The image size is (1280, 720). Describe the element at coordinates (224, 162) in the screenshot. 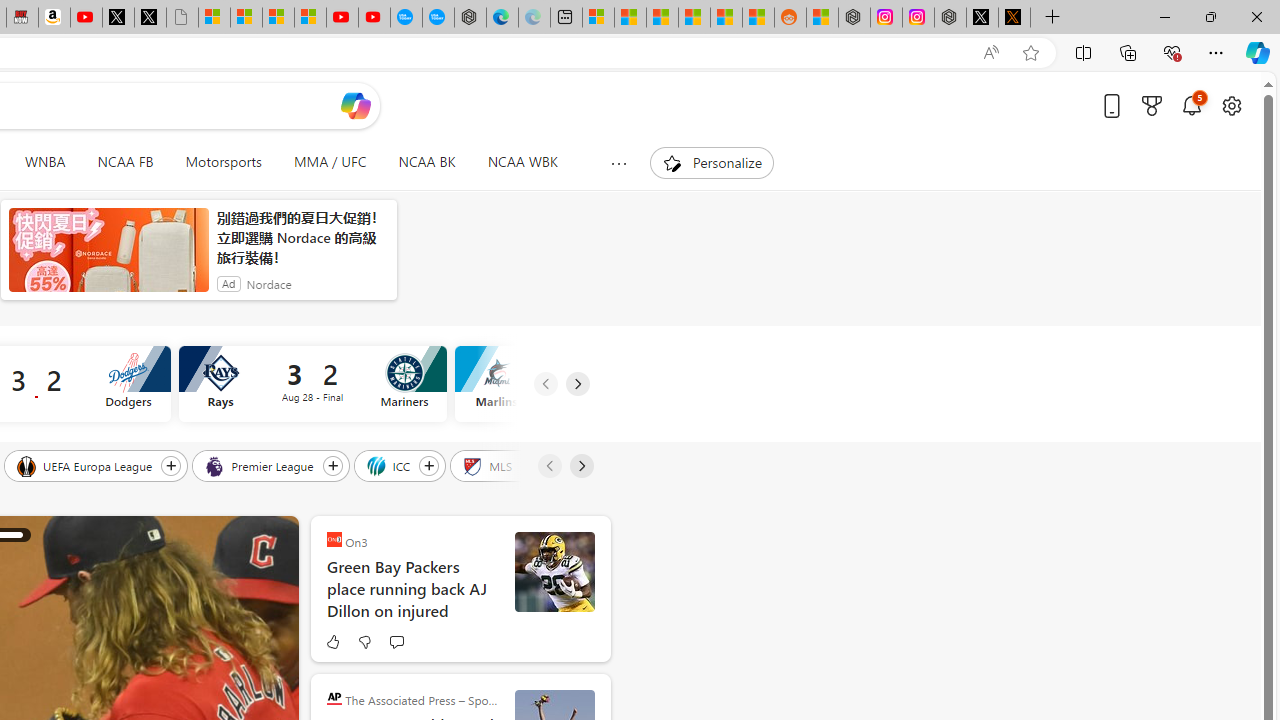

I see `'Motorsports'` at that location.